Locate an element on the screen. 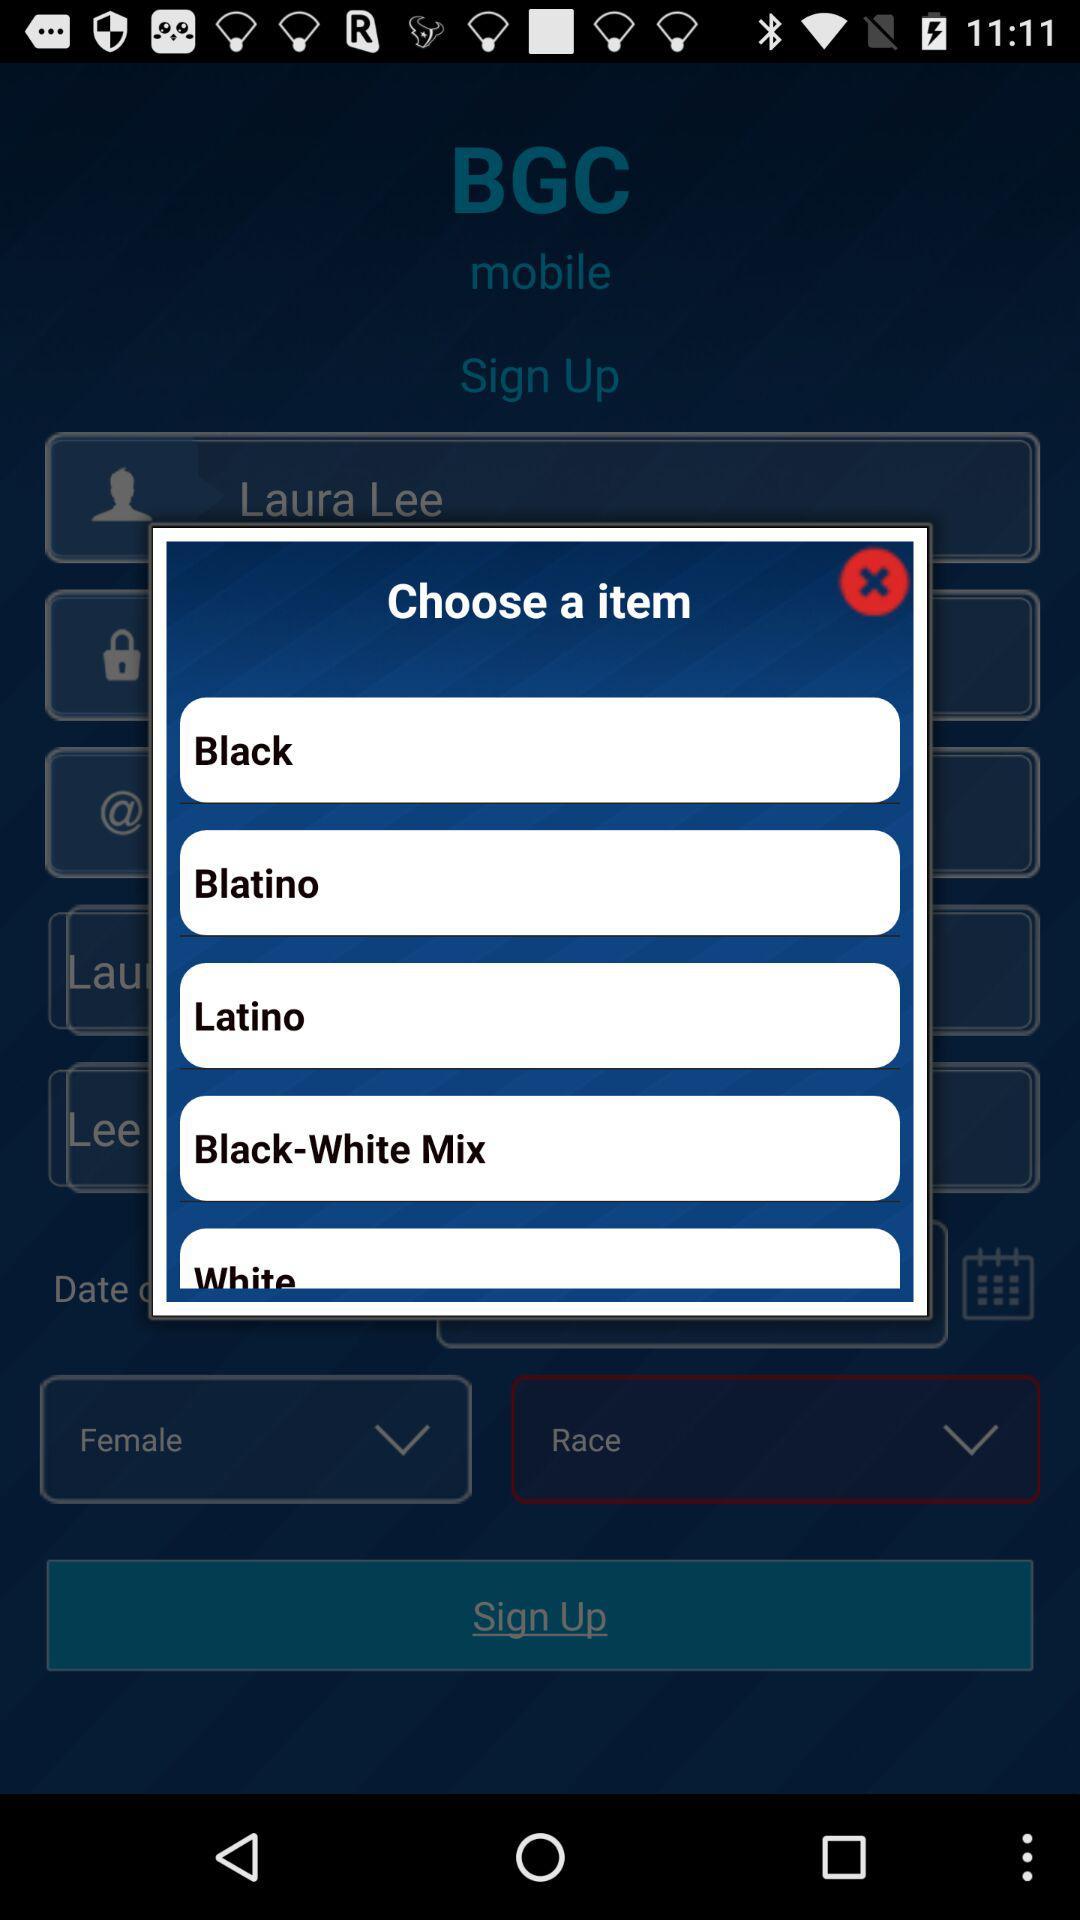 The width and height of the screenshot is (1080, 1920). the latino icon is located at coordinates (540, 1015).